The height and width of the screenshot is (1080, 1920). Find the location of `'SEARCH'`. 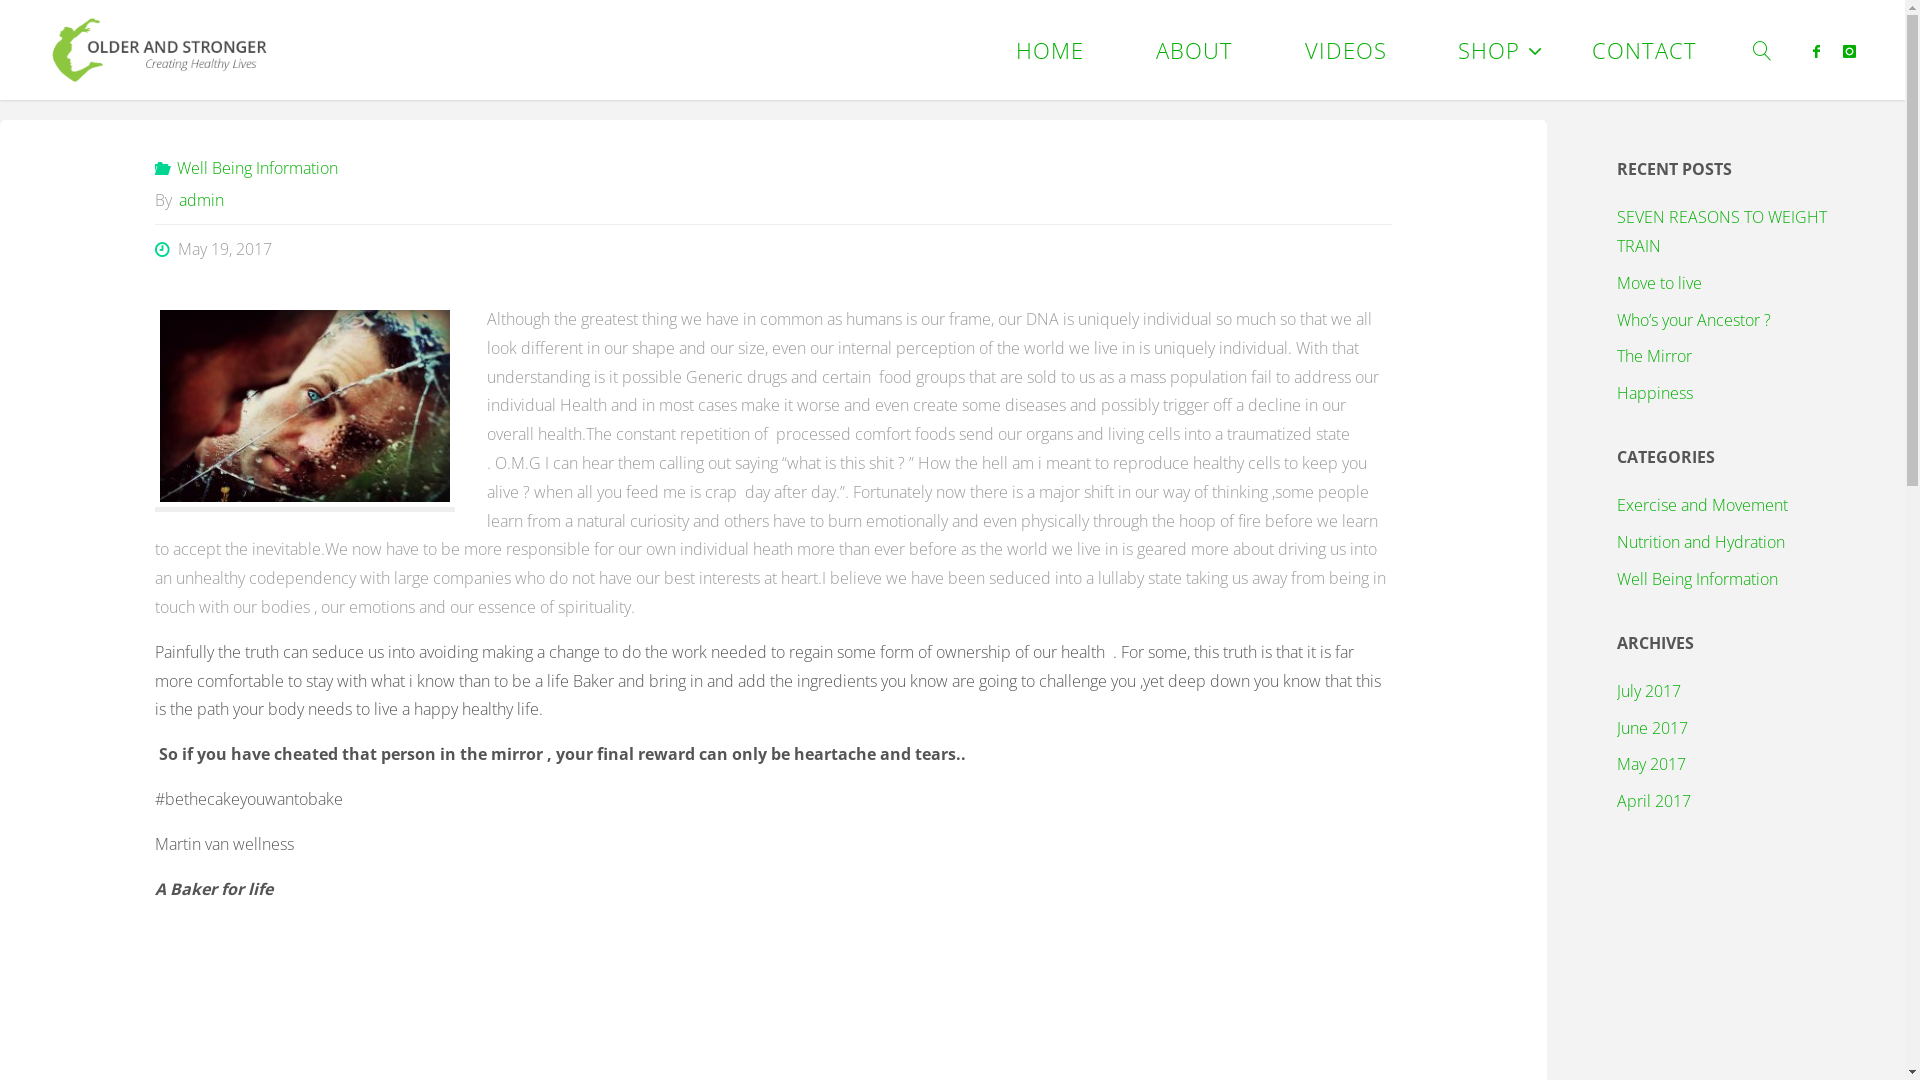

'SEARCH' is located at coordinates (1763, 49).